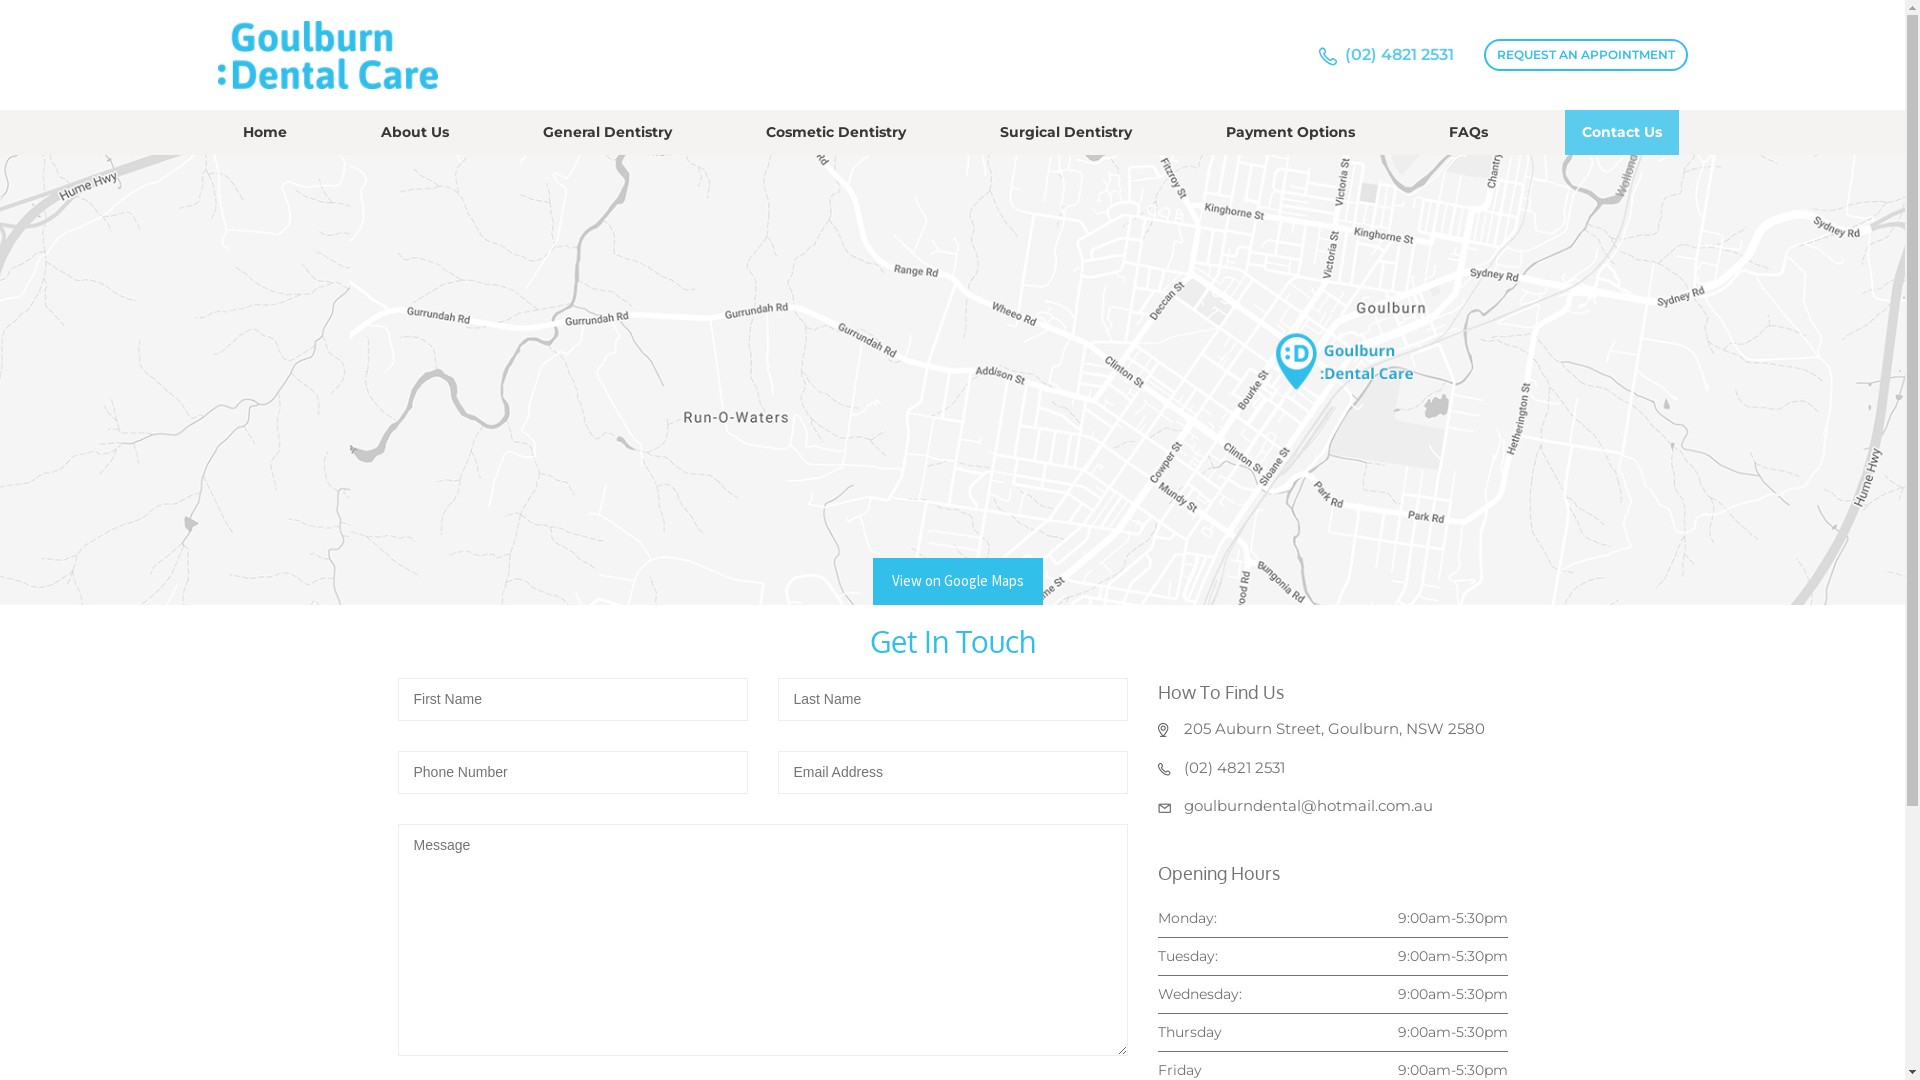  Describe the element at coordinates (983, 132) in the screenshot. I see `'Surgical Dentistry'` at that location.